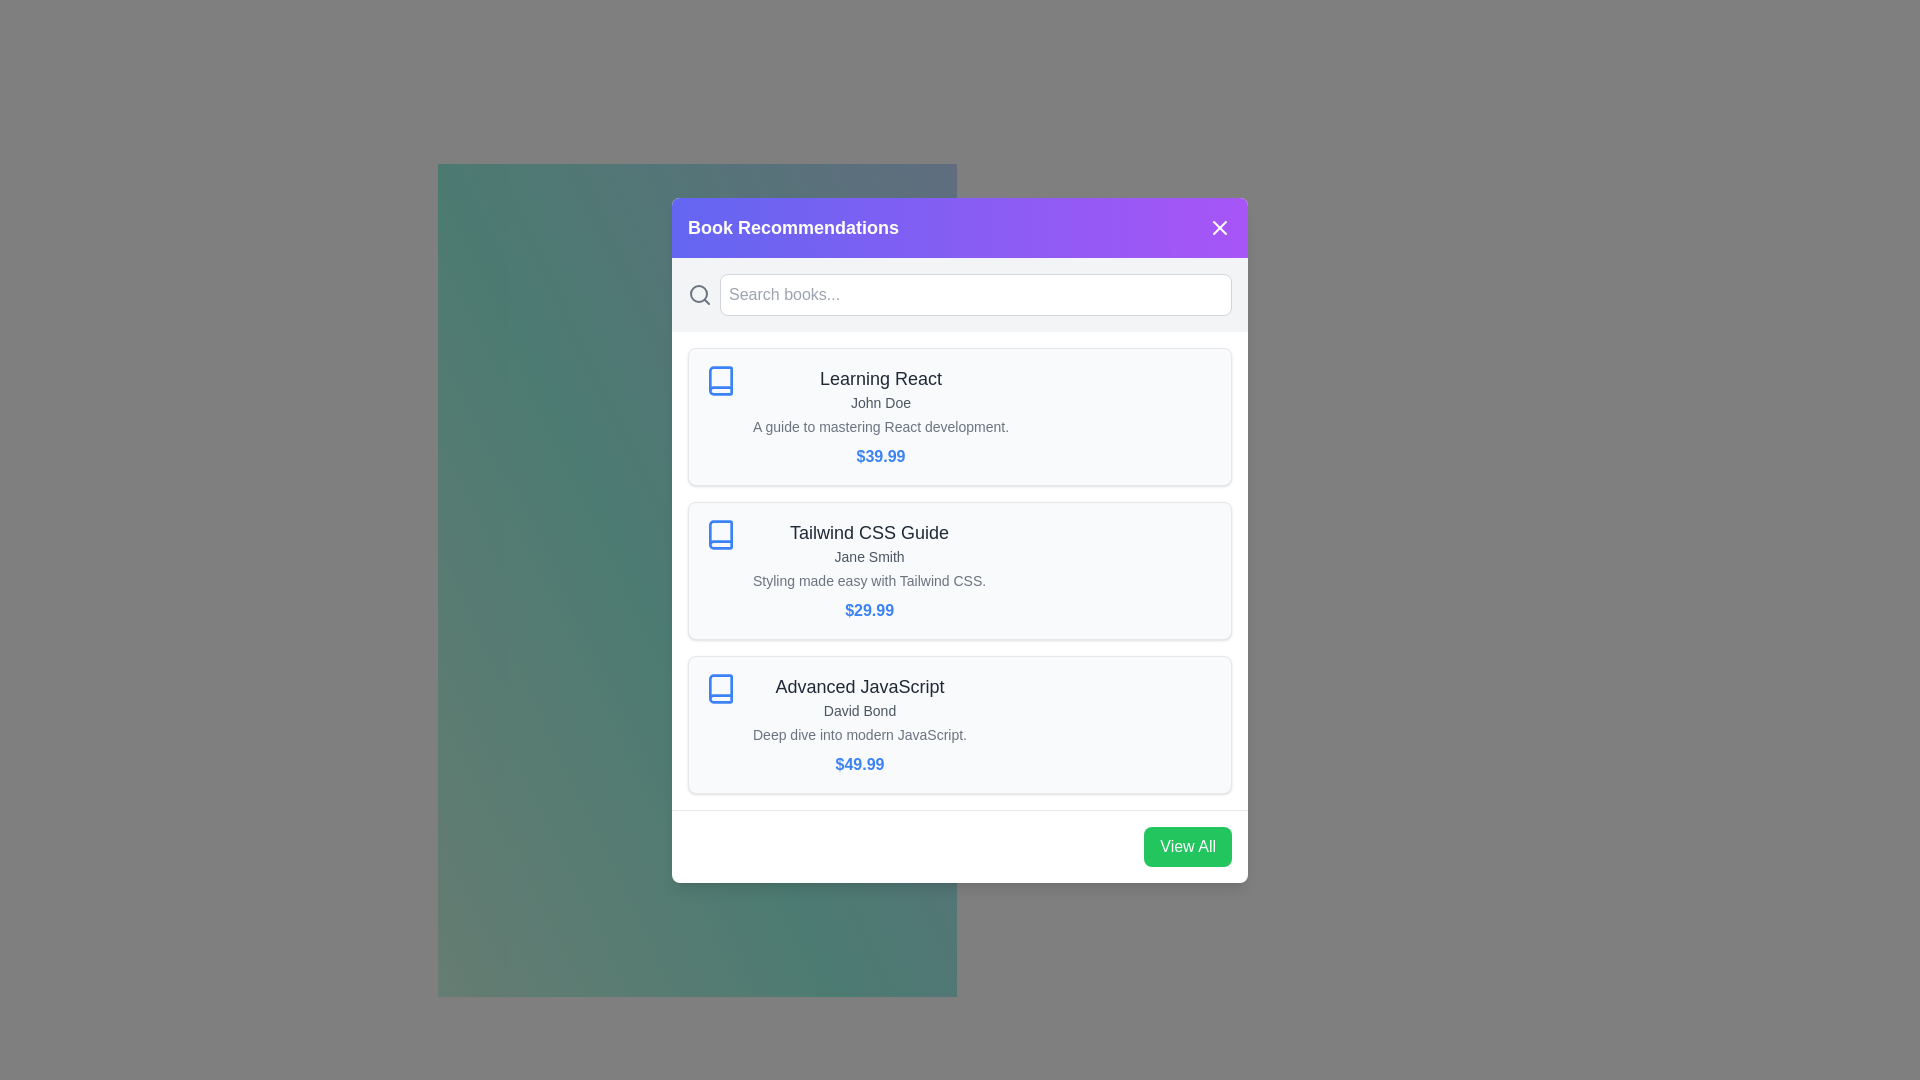 This screenshot has height=1080, width=1920. What do you see at coordinates (1218, 226) in the screenshot?
I see `the close button located at the top-right of the modal window header` at bounding box center [1218, 226].